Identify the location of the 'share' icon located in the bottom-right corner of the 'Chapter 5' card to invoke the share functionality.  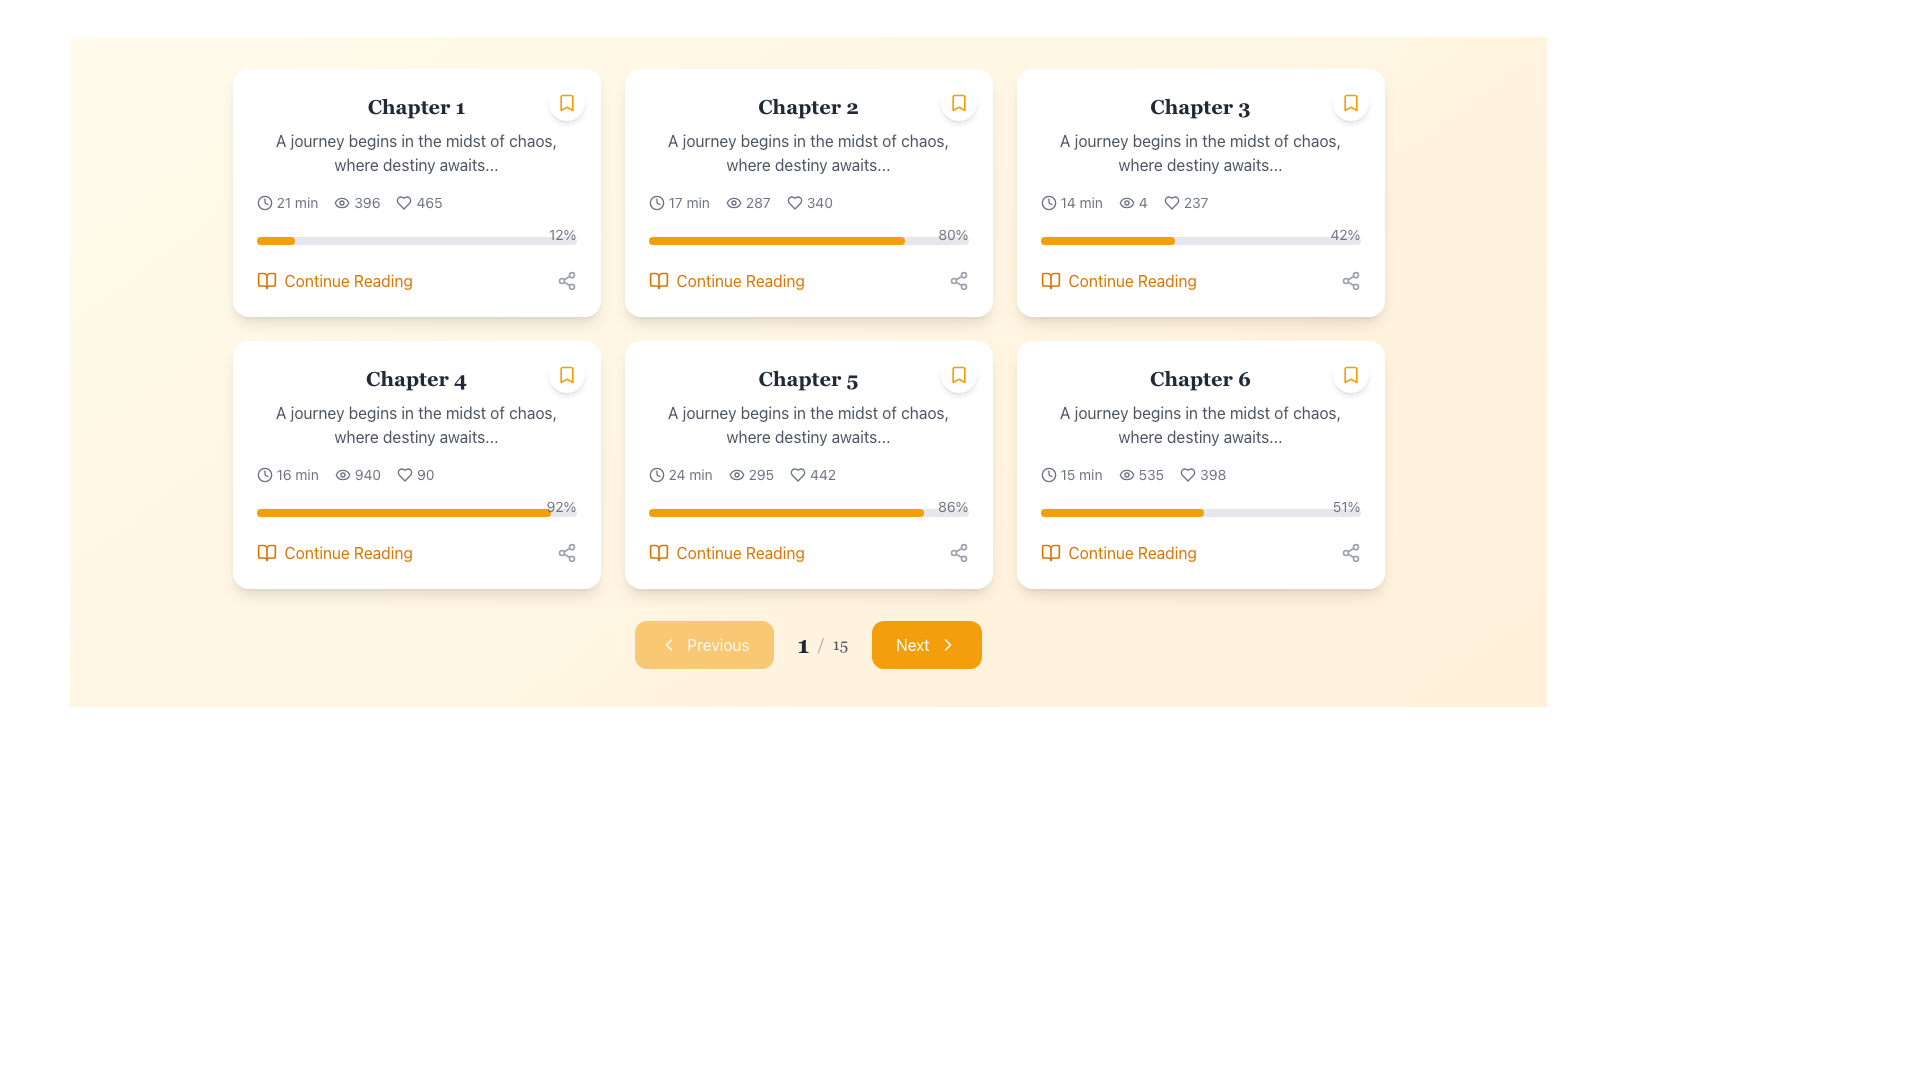
(957, 552).